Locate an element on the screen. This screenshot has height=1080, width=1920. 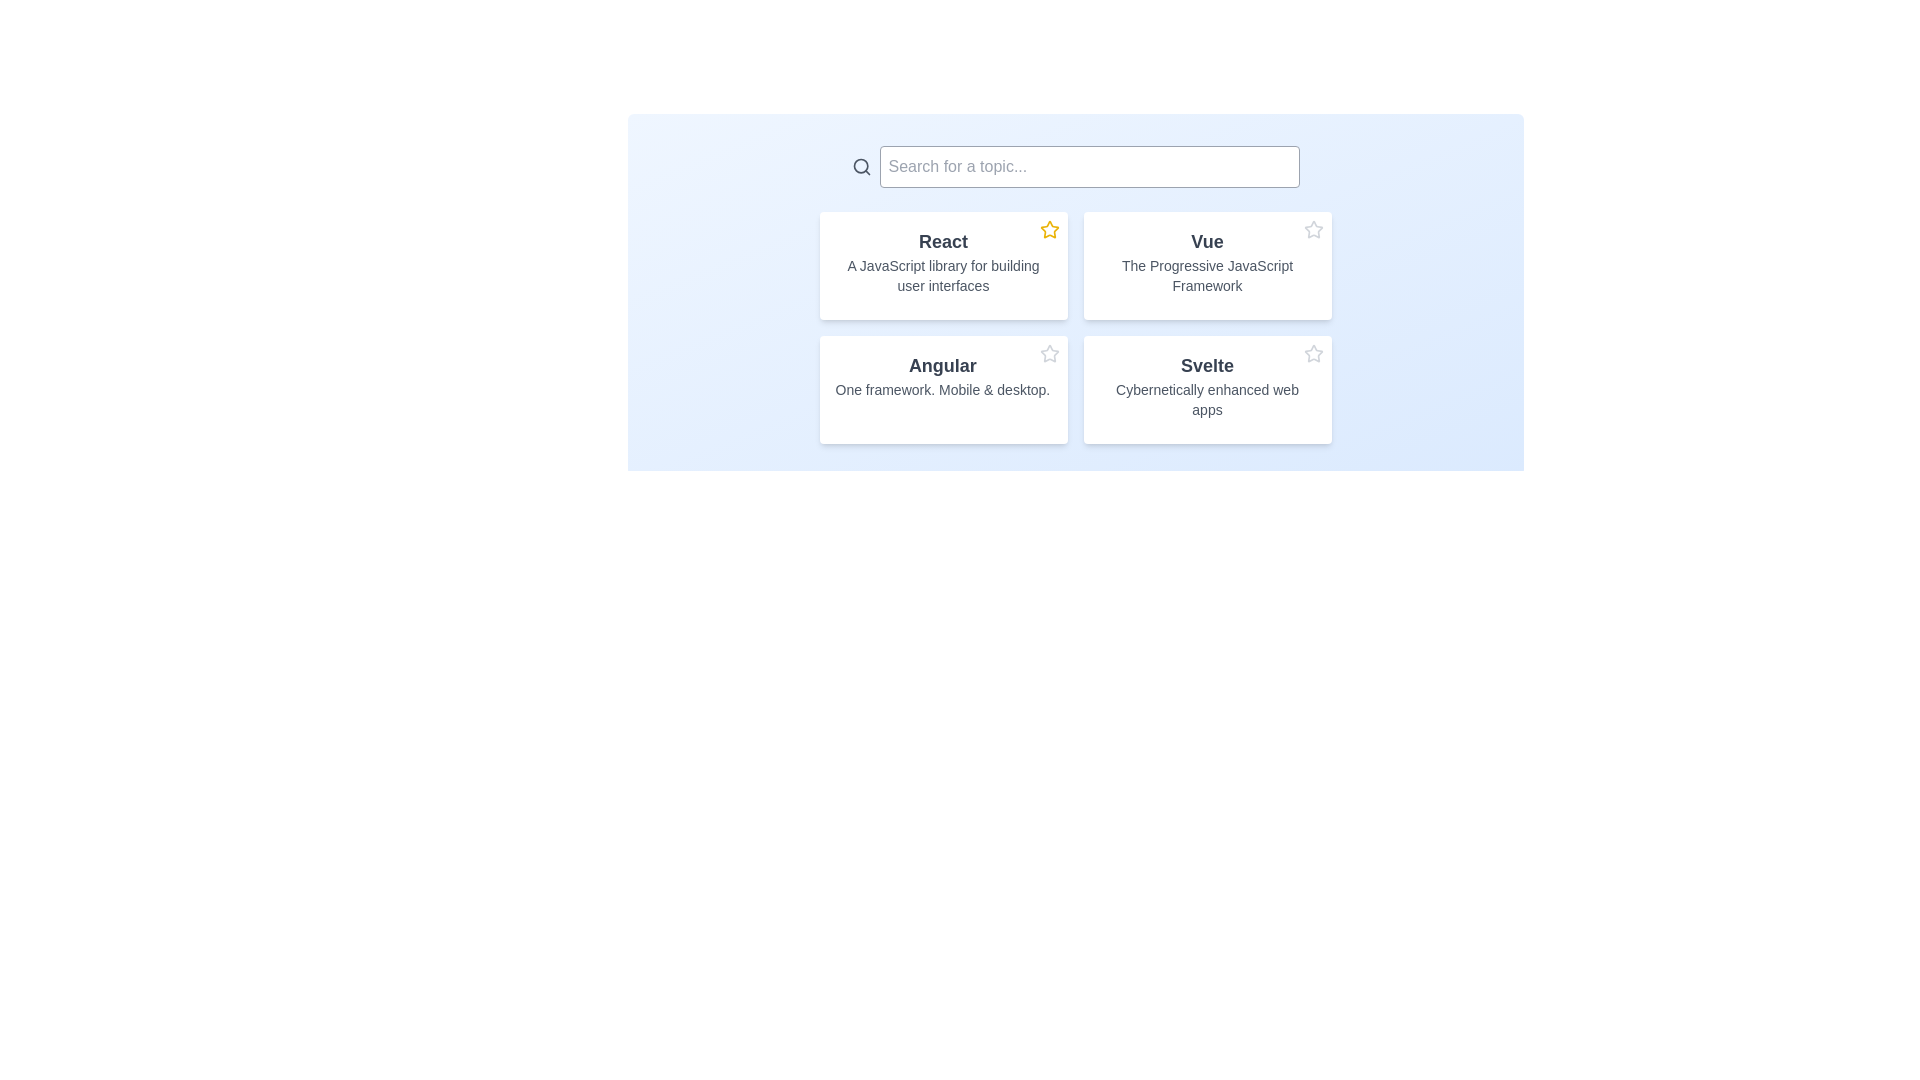
information provided by the title and subtitle Text block describing the Vue framework, which is located in the second column of the layout's first row, next to the 'React' card is located at coordinates (1206, 261).